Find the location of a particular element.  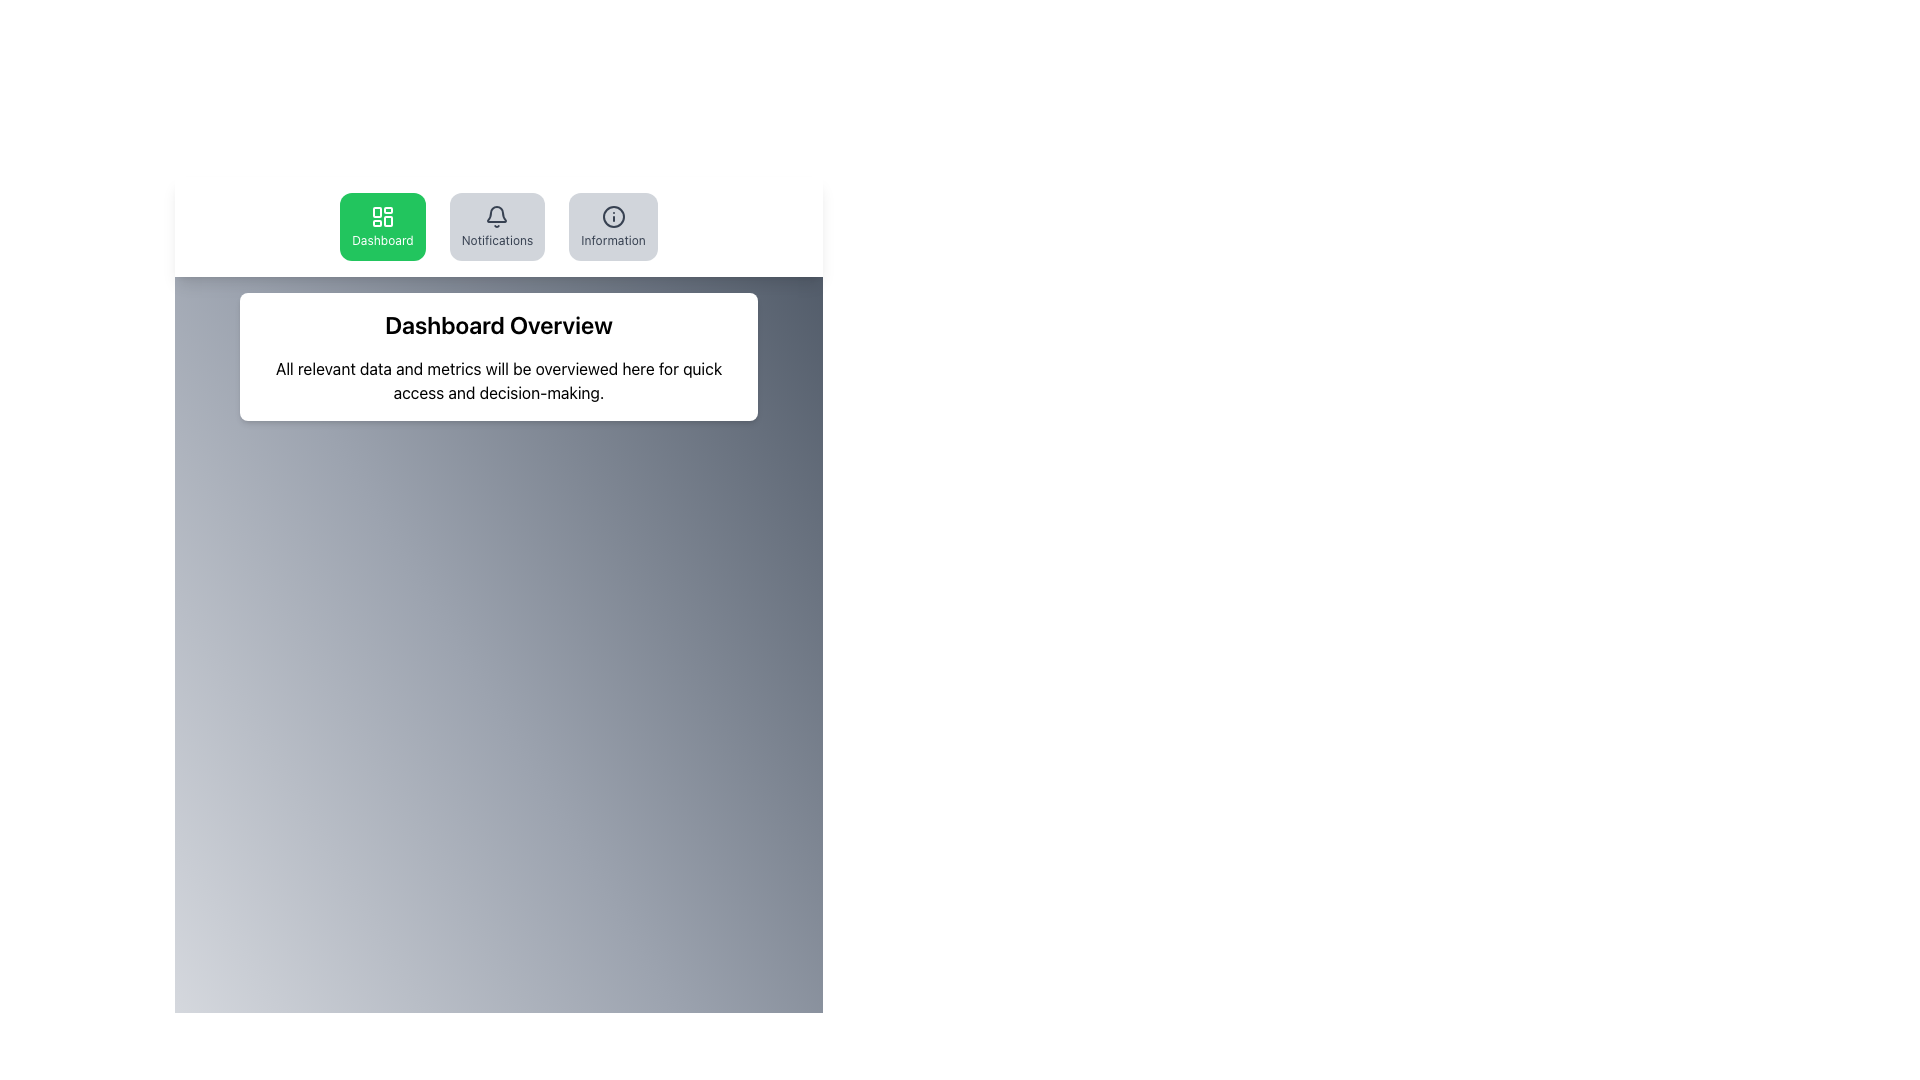

the navigation button located between the green 'Dashboard' button and the gray 'Information' button is located at coordinates (497, 226).